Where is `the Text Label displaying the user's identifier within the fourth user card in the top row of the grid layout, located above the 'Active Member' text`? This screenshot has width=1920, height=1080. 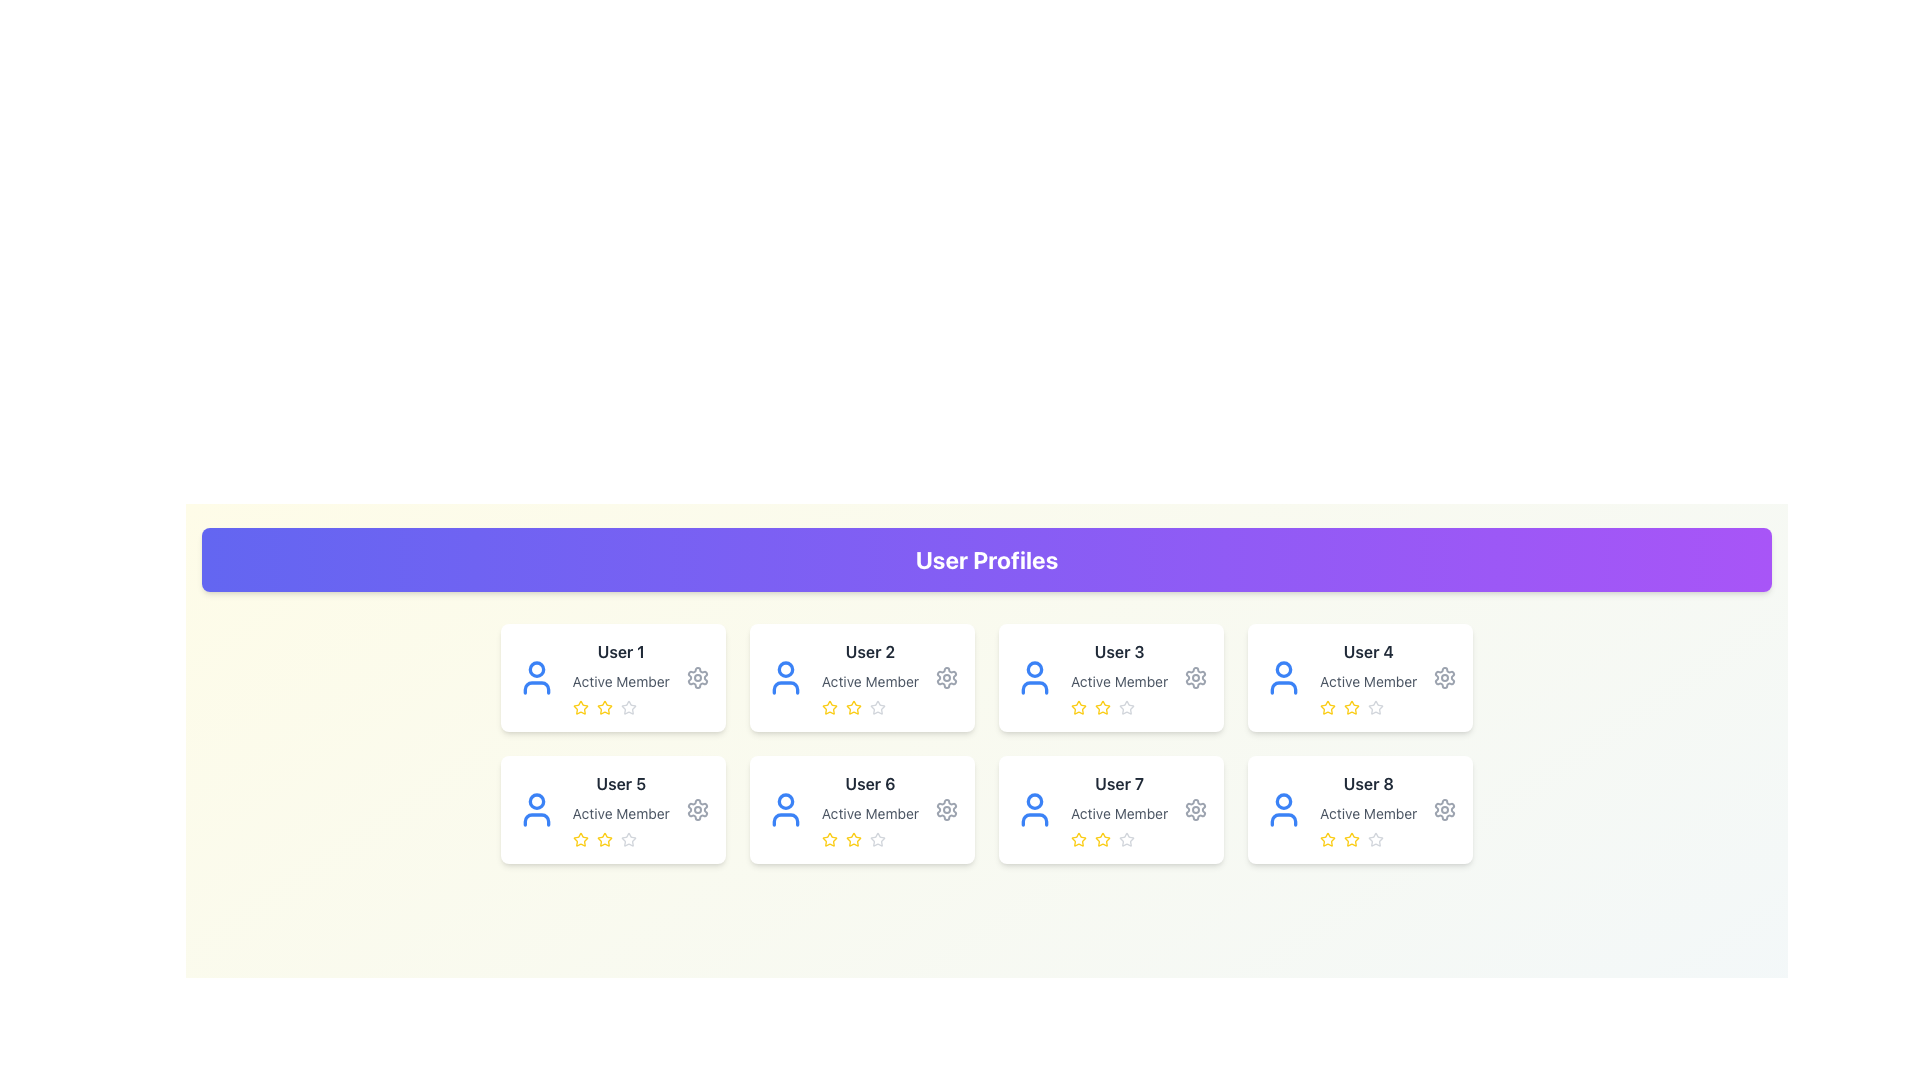
the Text Label displaying the user's identifier within the fourth user card in the top row of the grid layout, located above the 'Active Member' text is located at coordinates (1367, 651).